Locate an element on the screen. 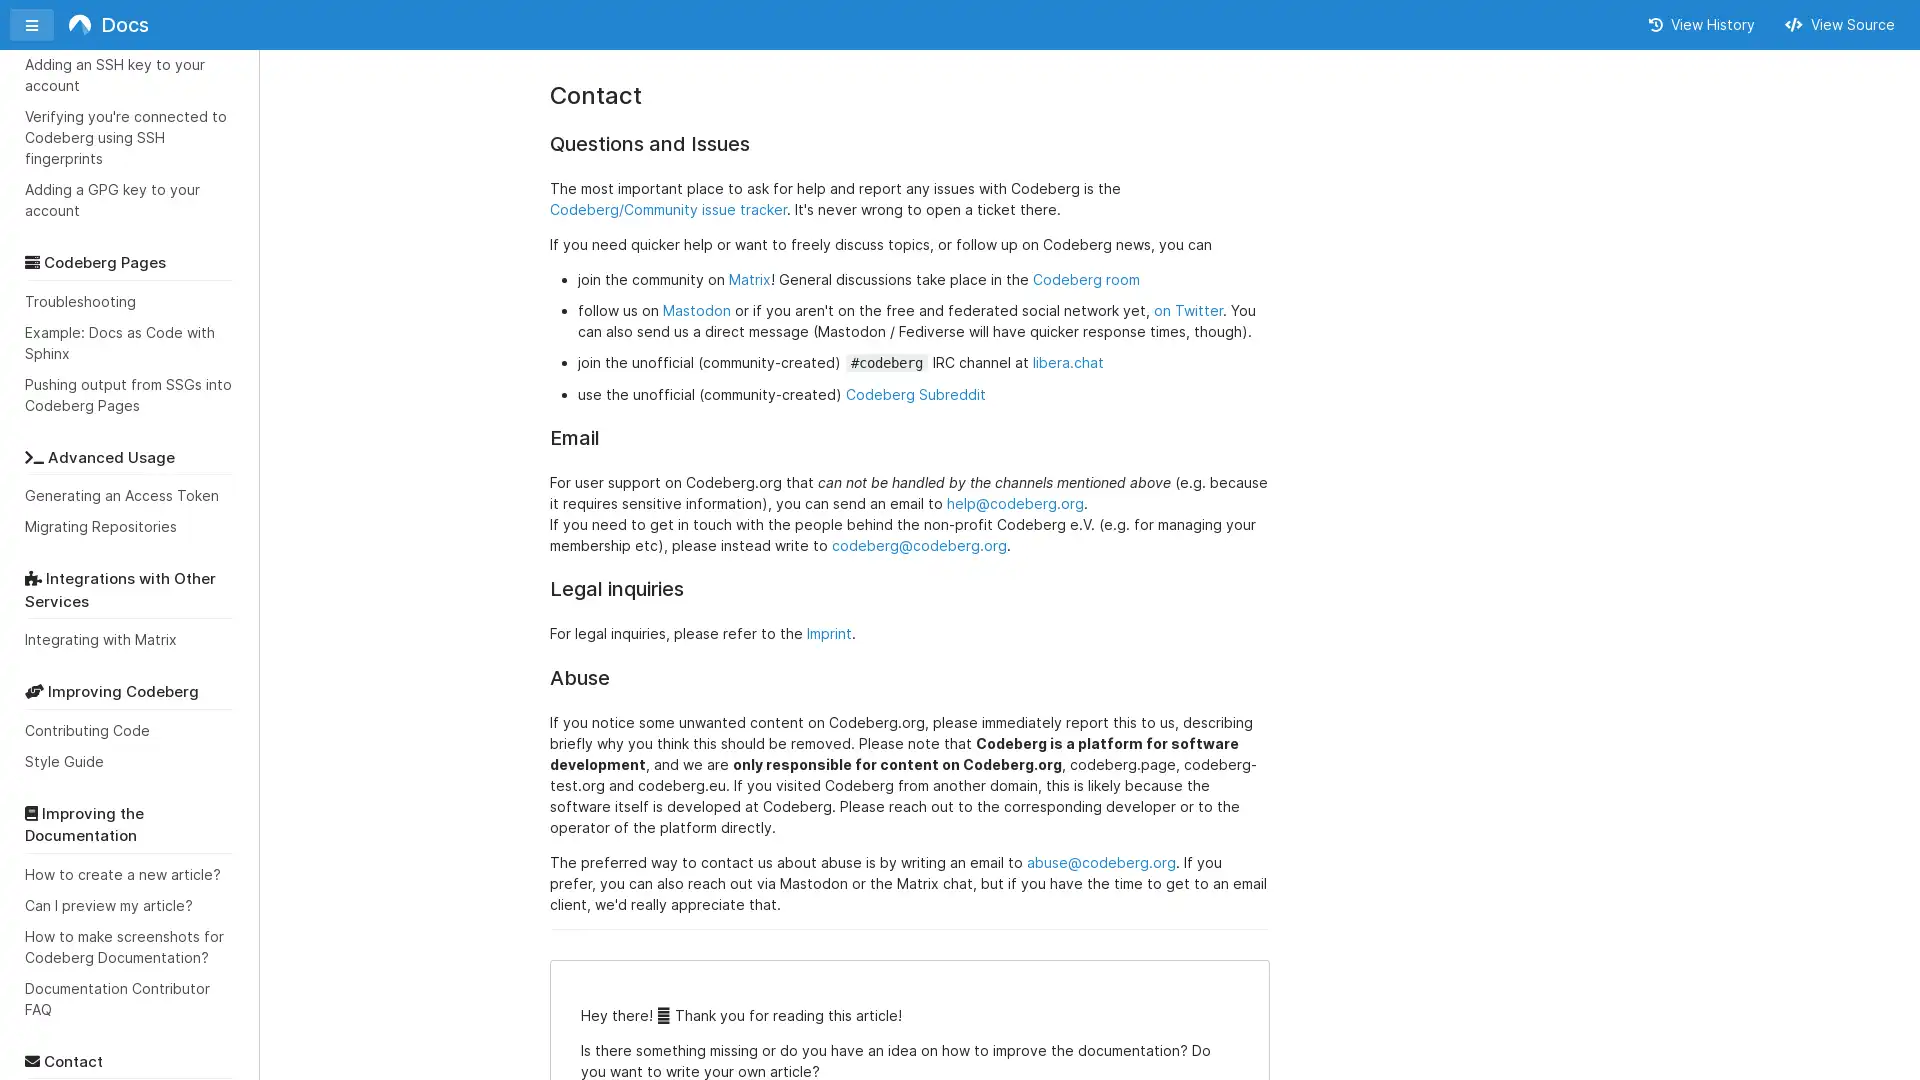 The height and width of the screenshot is (1080, 1920). Toggle sidebar is located at coordinates (32, 23).